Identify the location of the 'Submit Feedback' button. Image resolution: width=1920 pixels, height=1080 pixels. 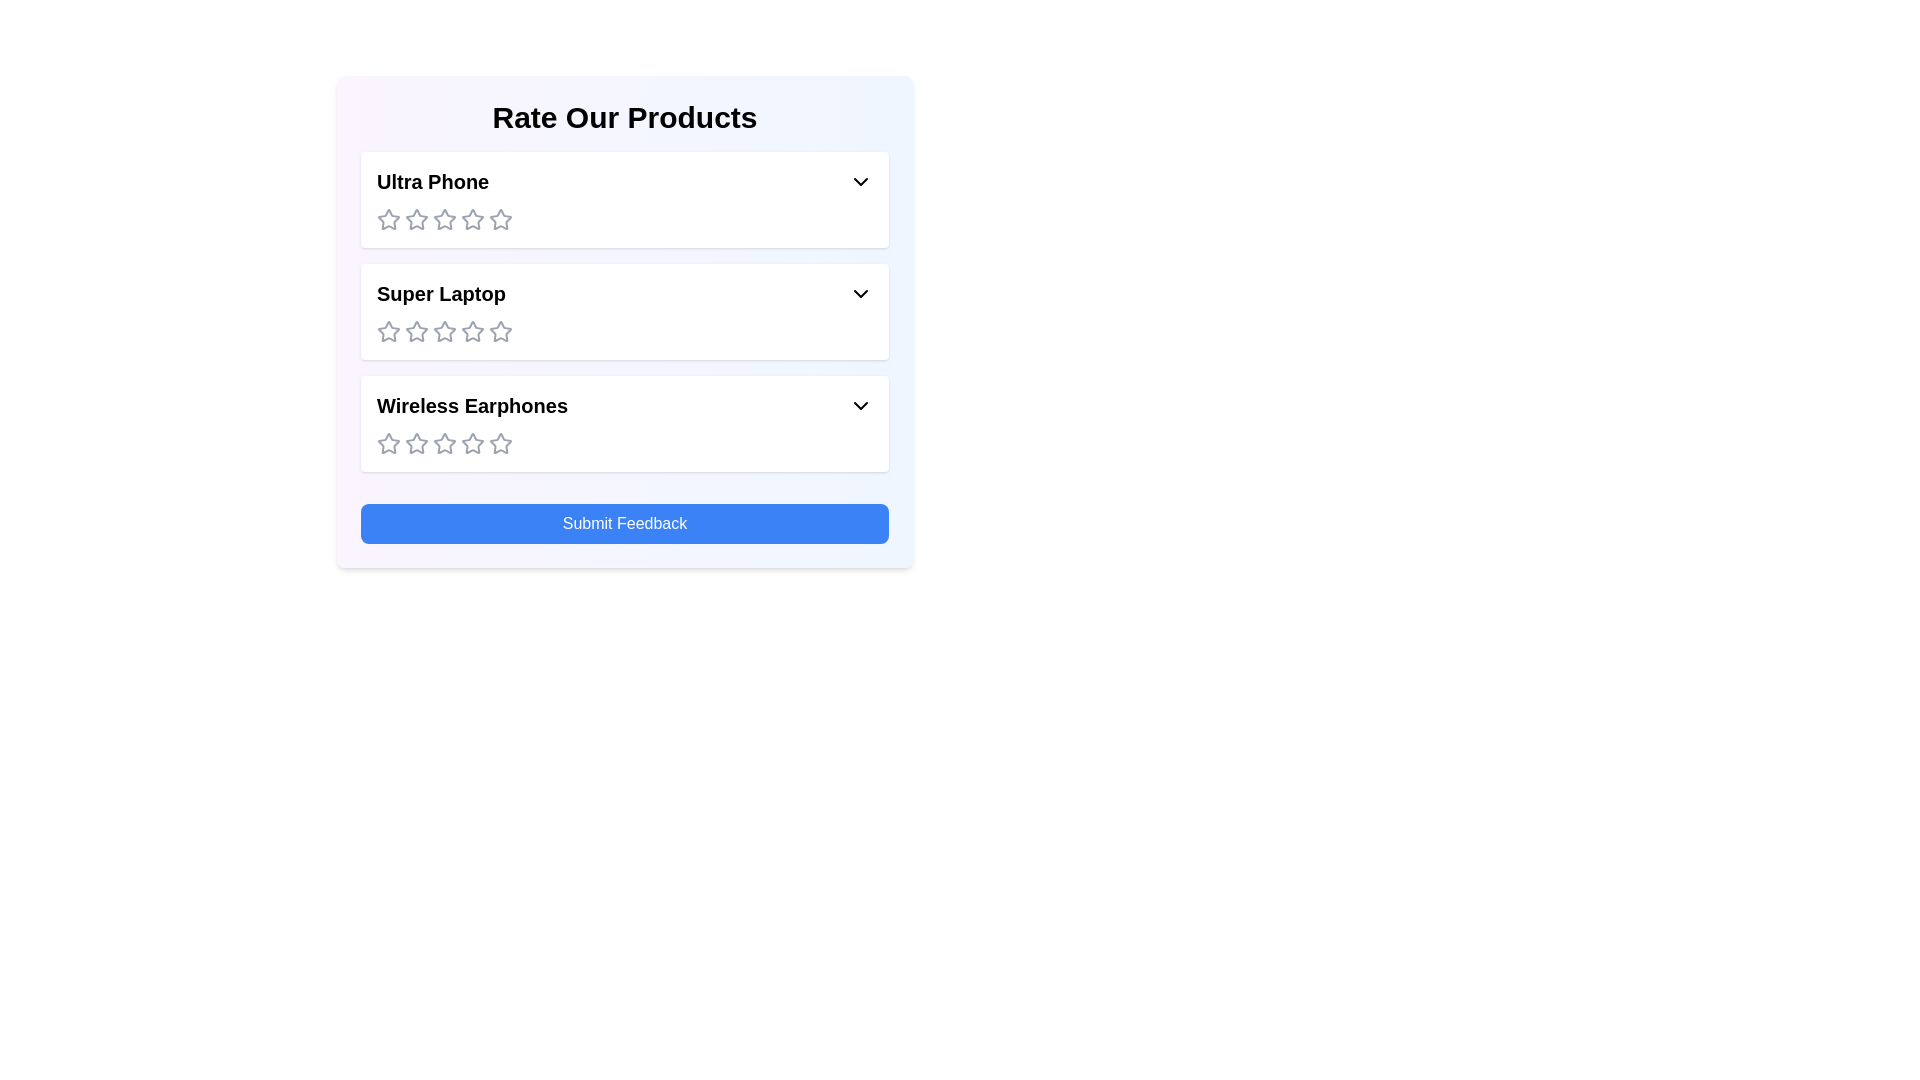
(623, 523).